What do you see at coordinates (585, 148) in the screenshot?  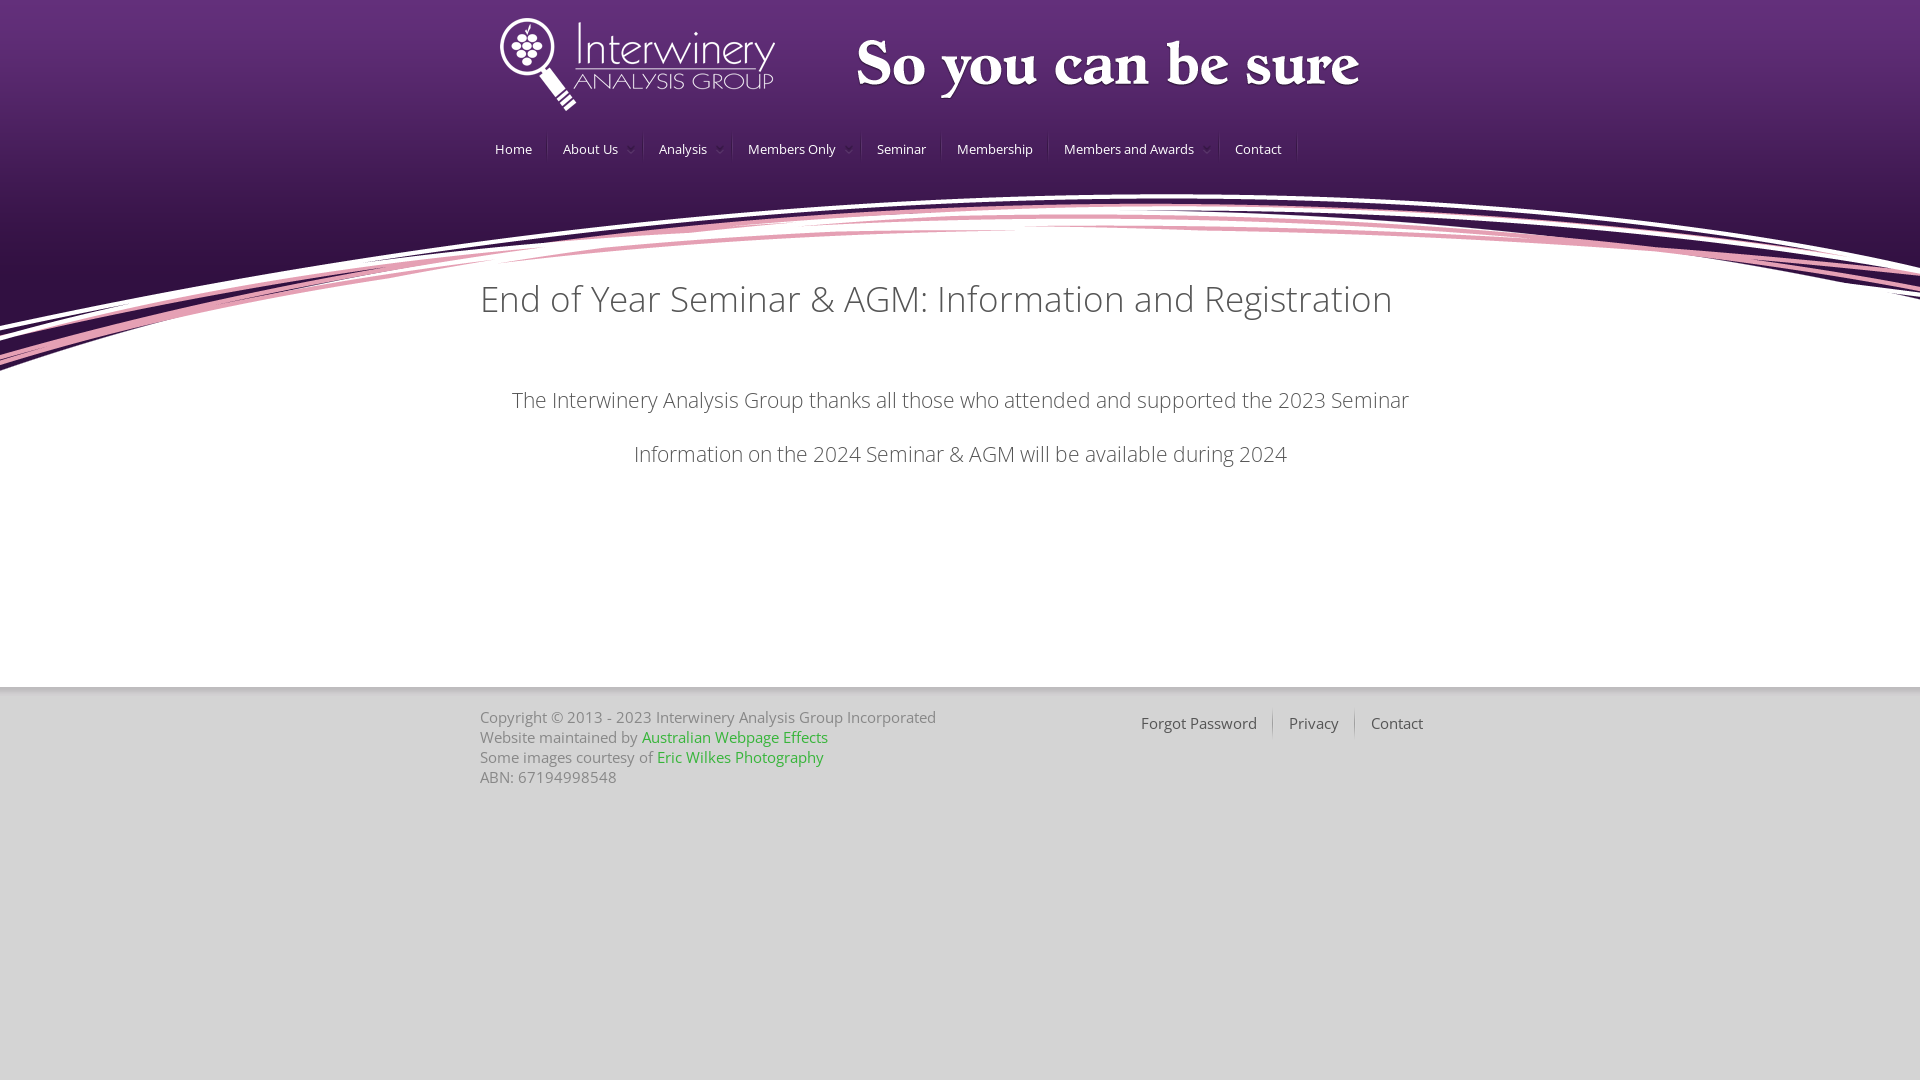 I see `'About Us'` at bounding box center [585, 148].